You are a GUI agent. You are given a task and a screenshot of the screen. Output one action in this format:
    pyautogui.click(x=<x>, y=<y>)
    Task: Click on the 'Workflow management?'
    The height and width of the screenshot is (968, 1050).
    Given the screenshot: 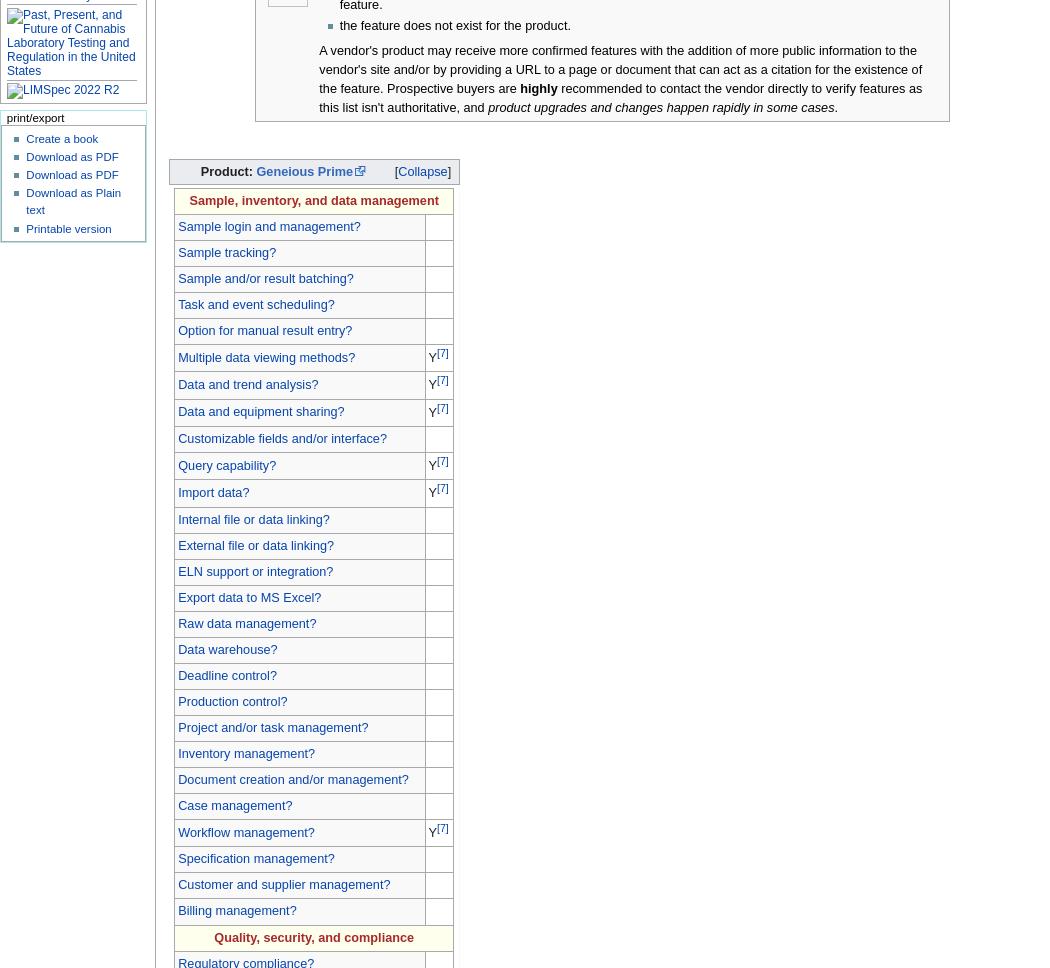 What is the action you would take?
    pyautogui.click(x=177, y=831)
    